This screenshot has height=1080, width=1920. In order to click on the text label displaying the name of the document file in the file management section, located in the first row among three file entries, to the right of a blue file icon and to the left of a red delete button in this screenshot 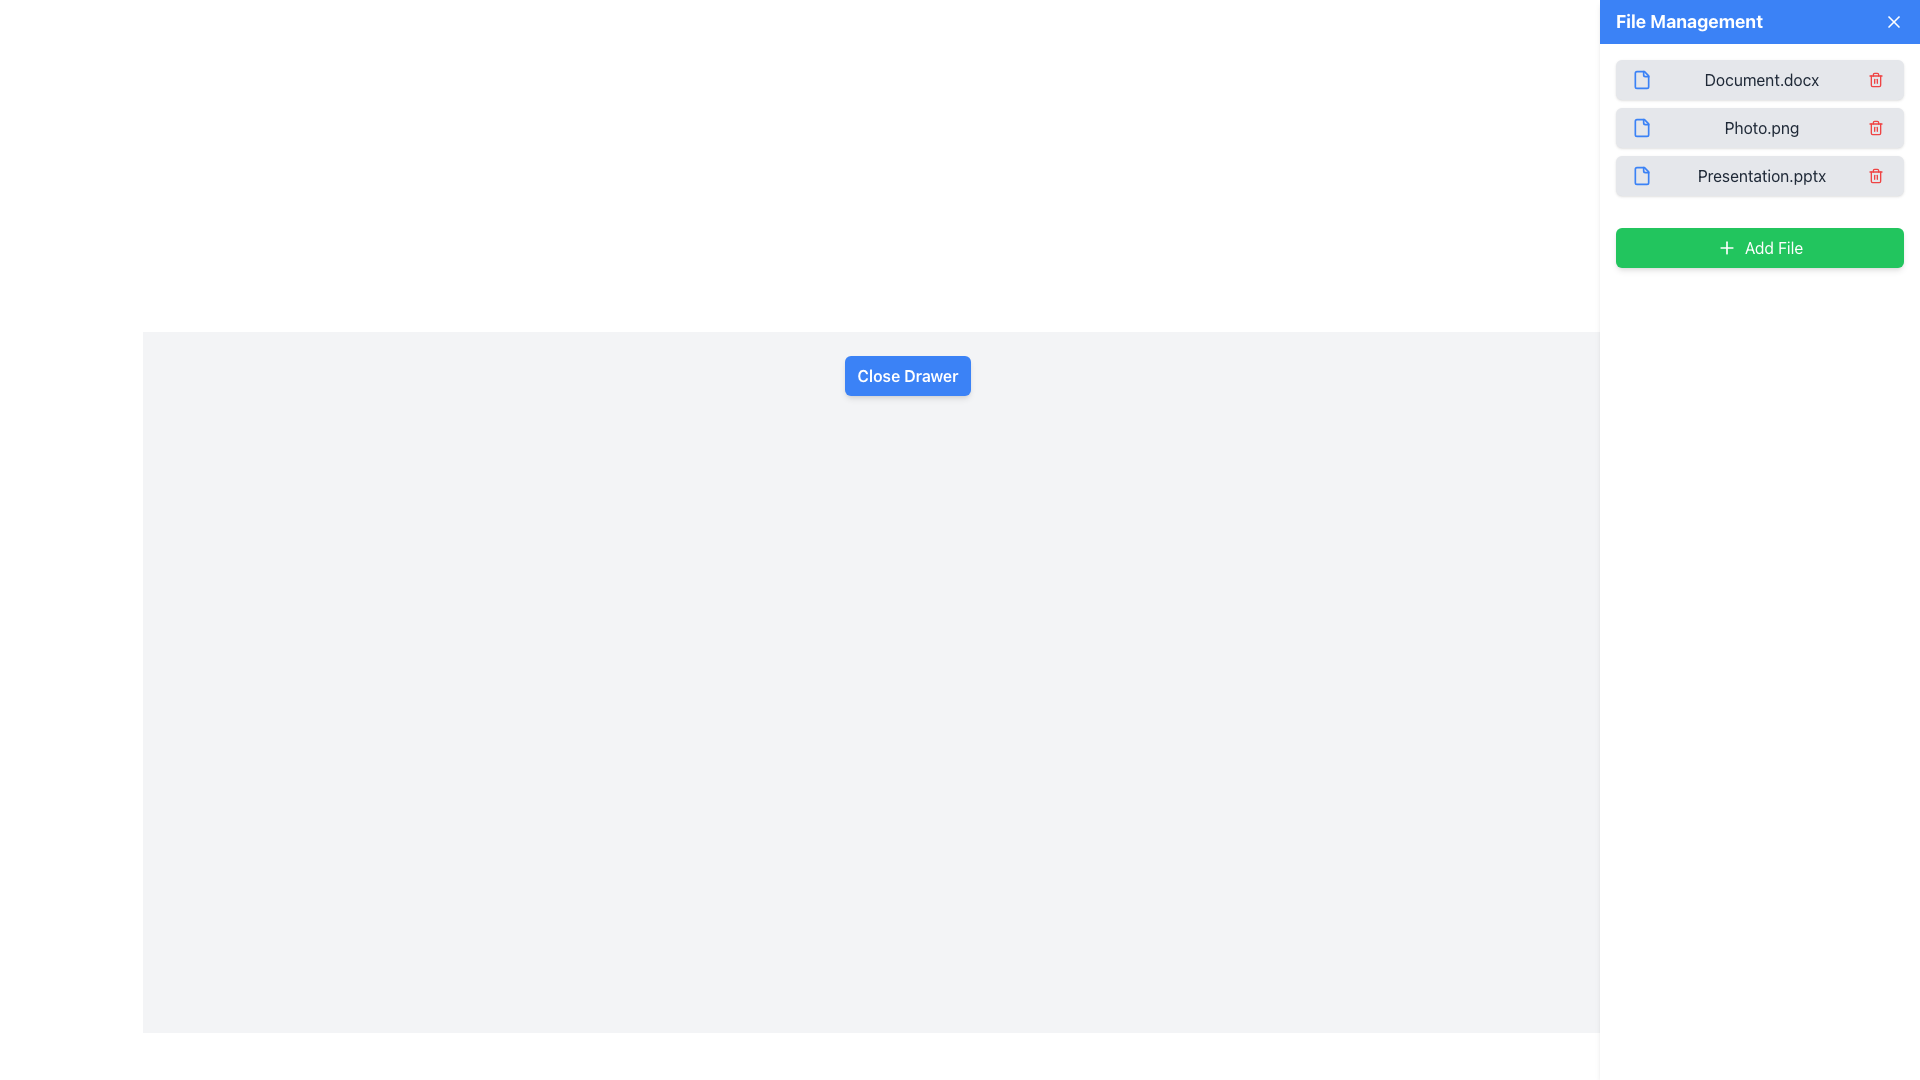, I will do `click(1761, 79)`.